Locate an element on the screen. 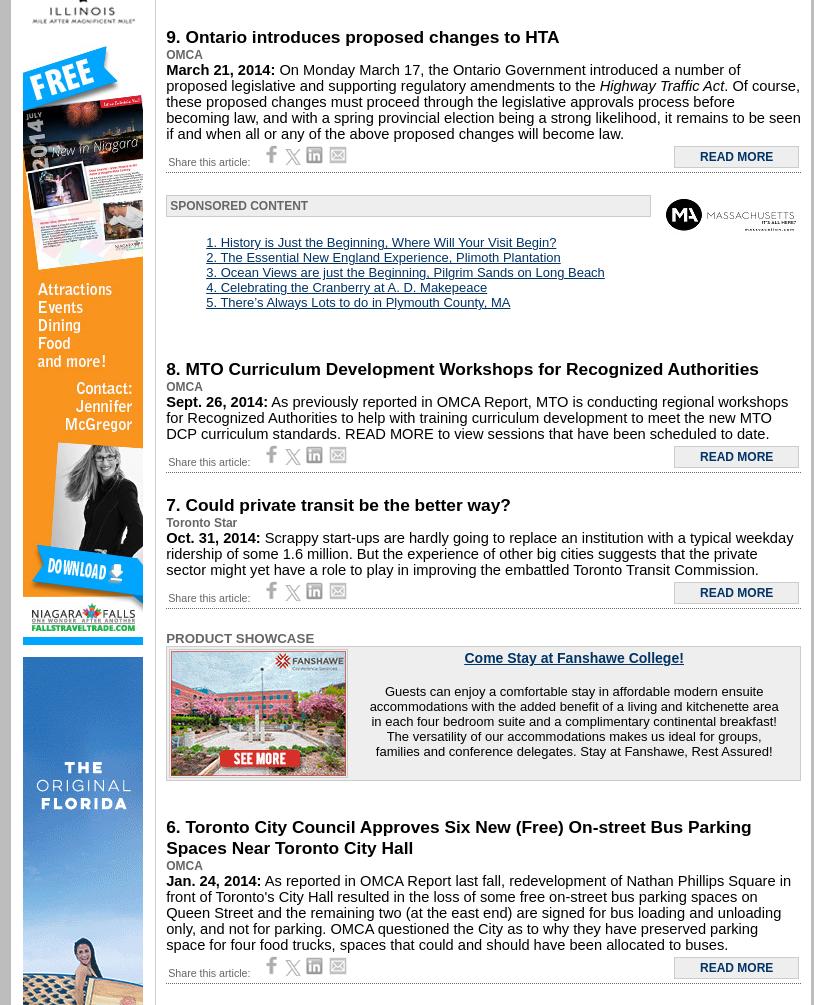 This screenshot has height=1005, width=814. '7. Could private transit be the better way?' is located at coordinates (337, 504).